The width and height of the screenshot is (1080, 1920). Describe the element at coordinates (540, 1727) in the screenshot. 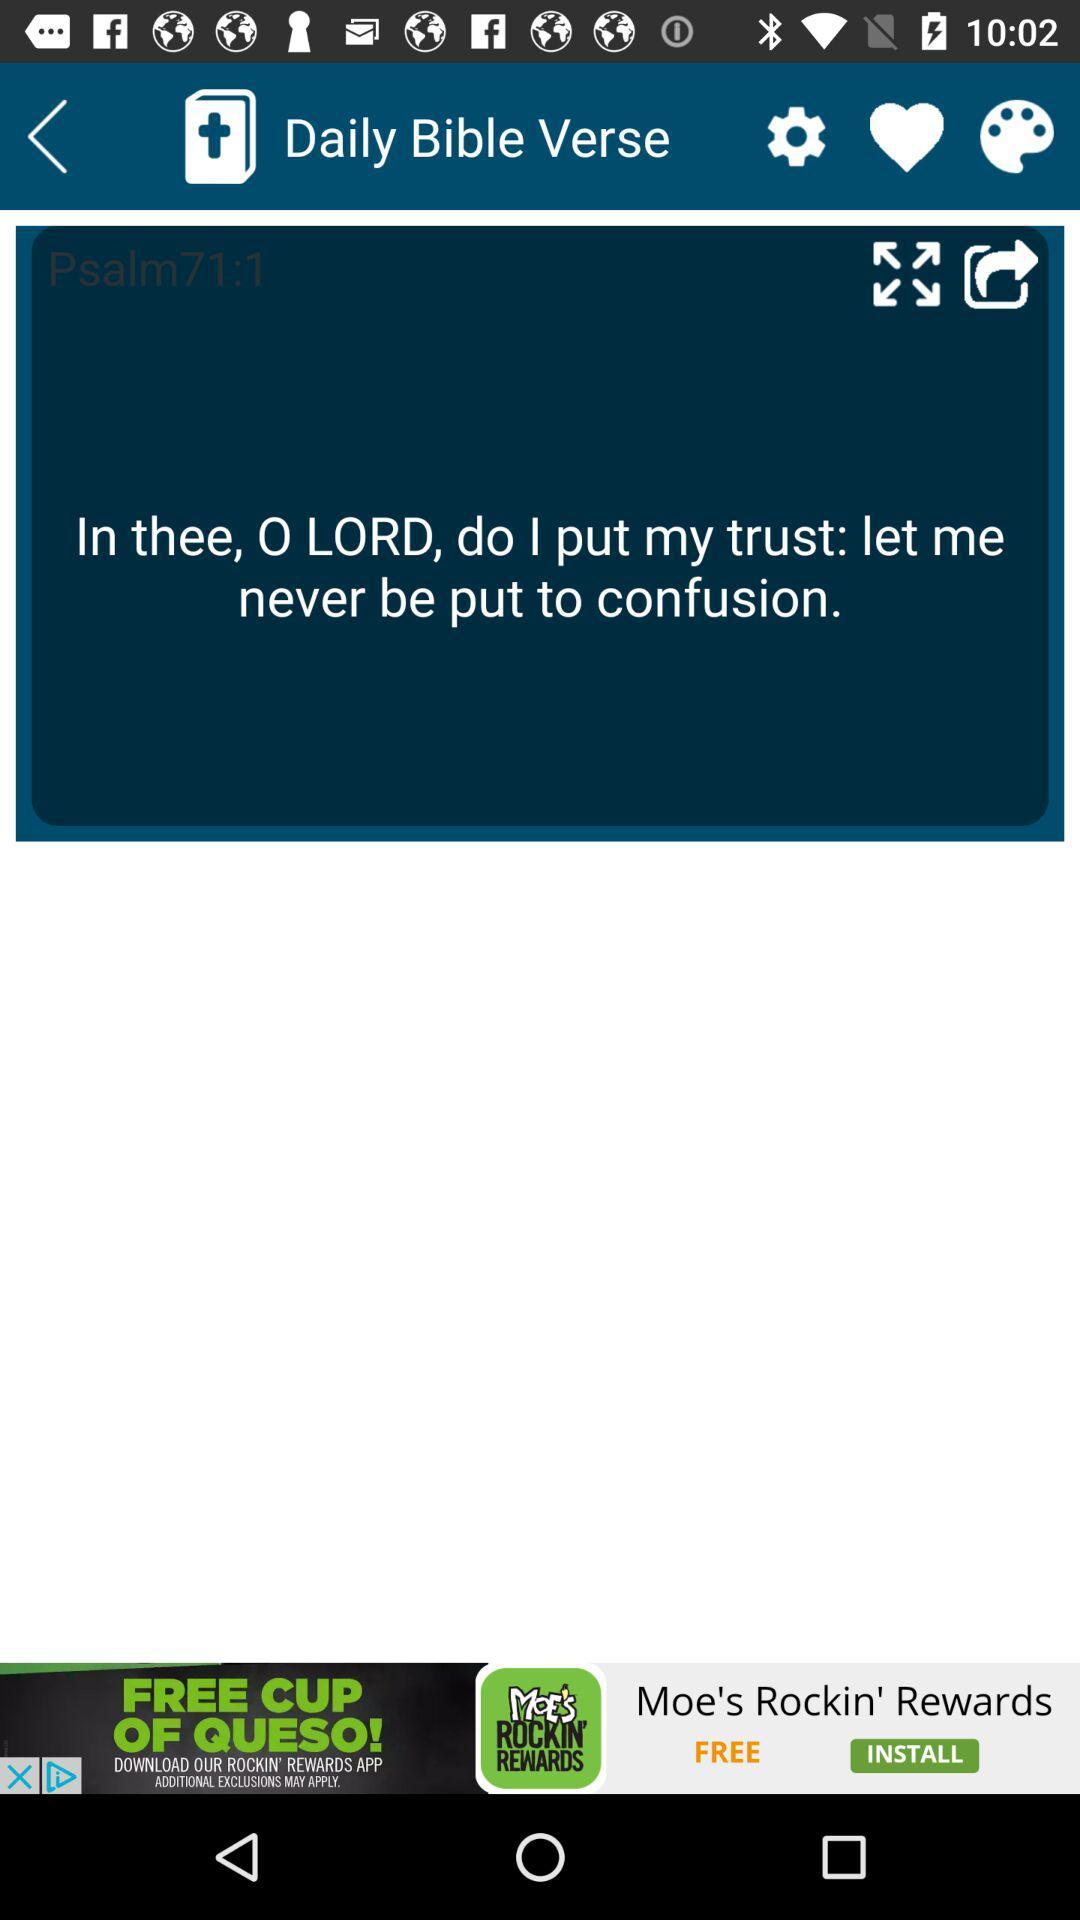

I see `advertisement` at that location.